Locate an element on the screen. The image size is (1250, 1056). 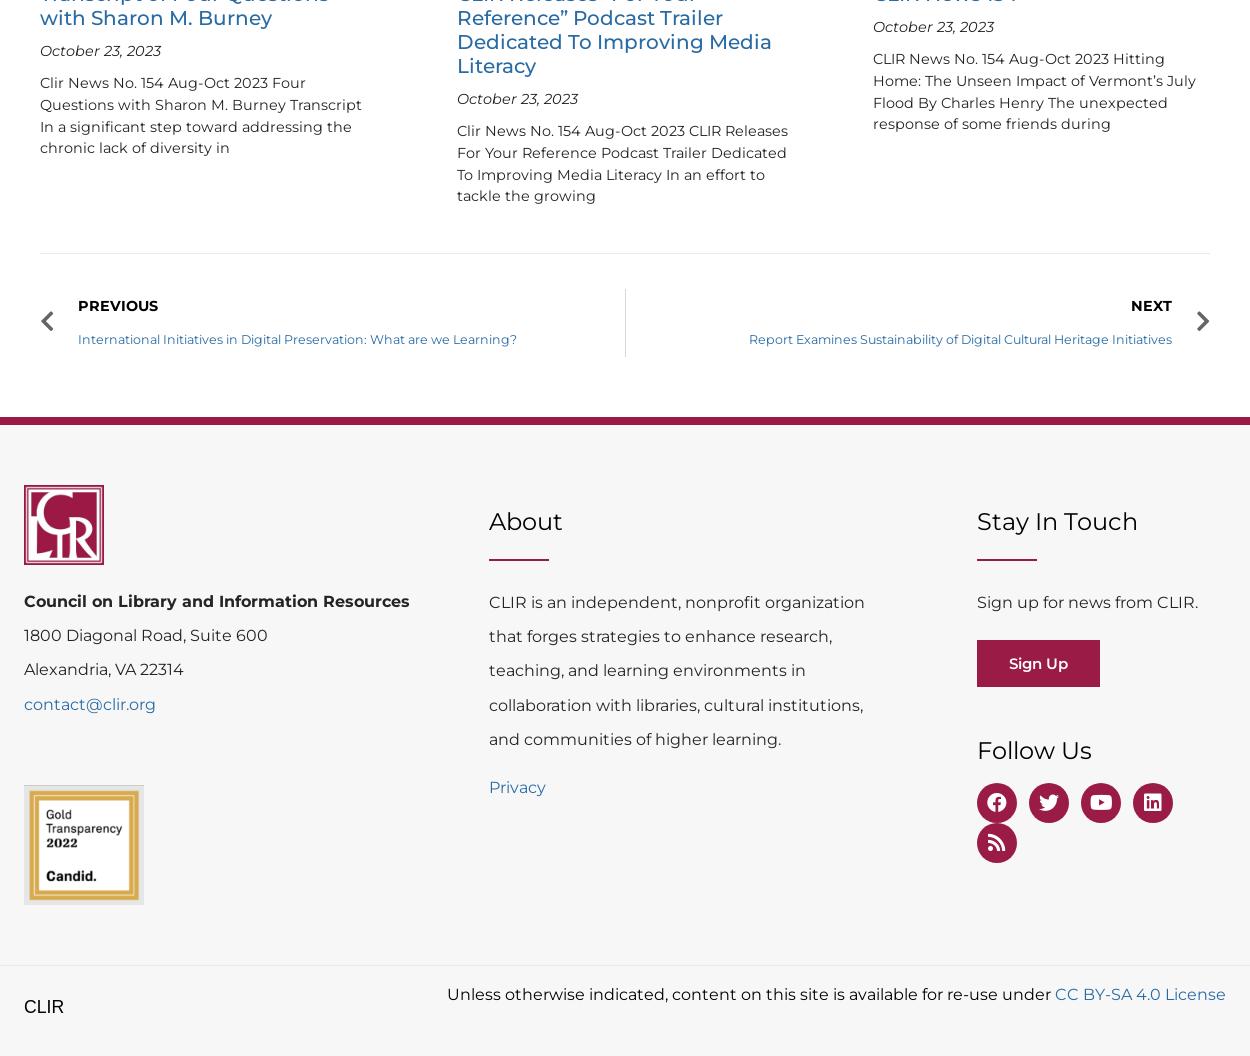
'1800 Diagonal Road, Suite 600' is located at coordinates (146, 634).